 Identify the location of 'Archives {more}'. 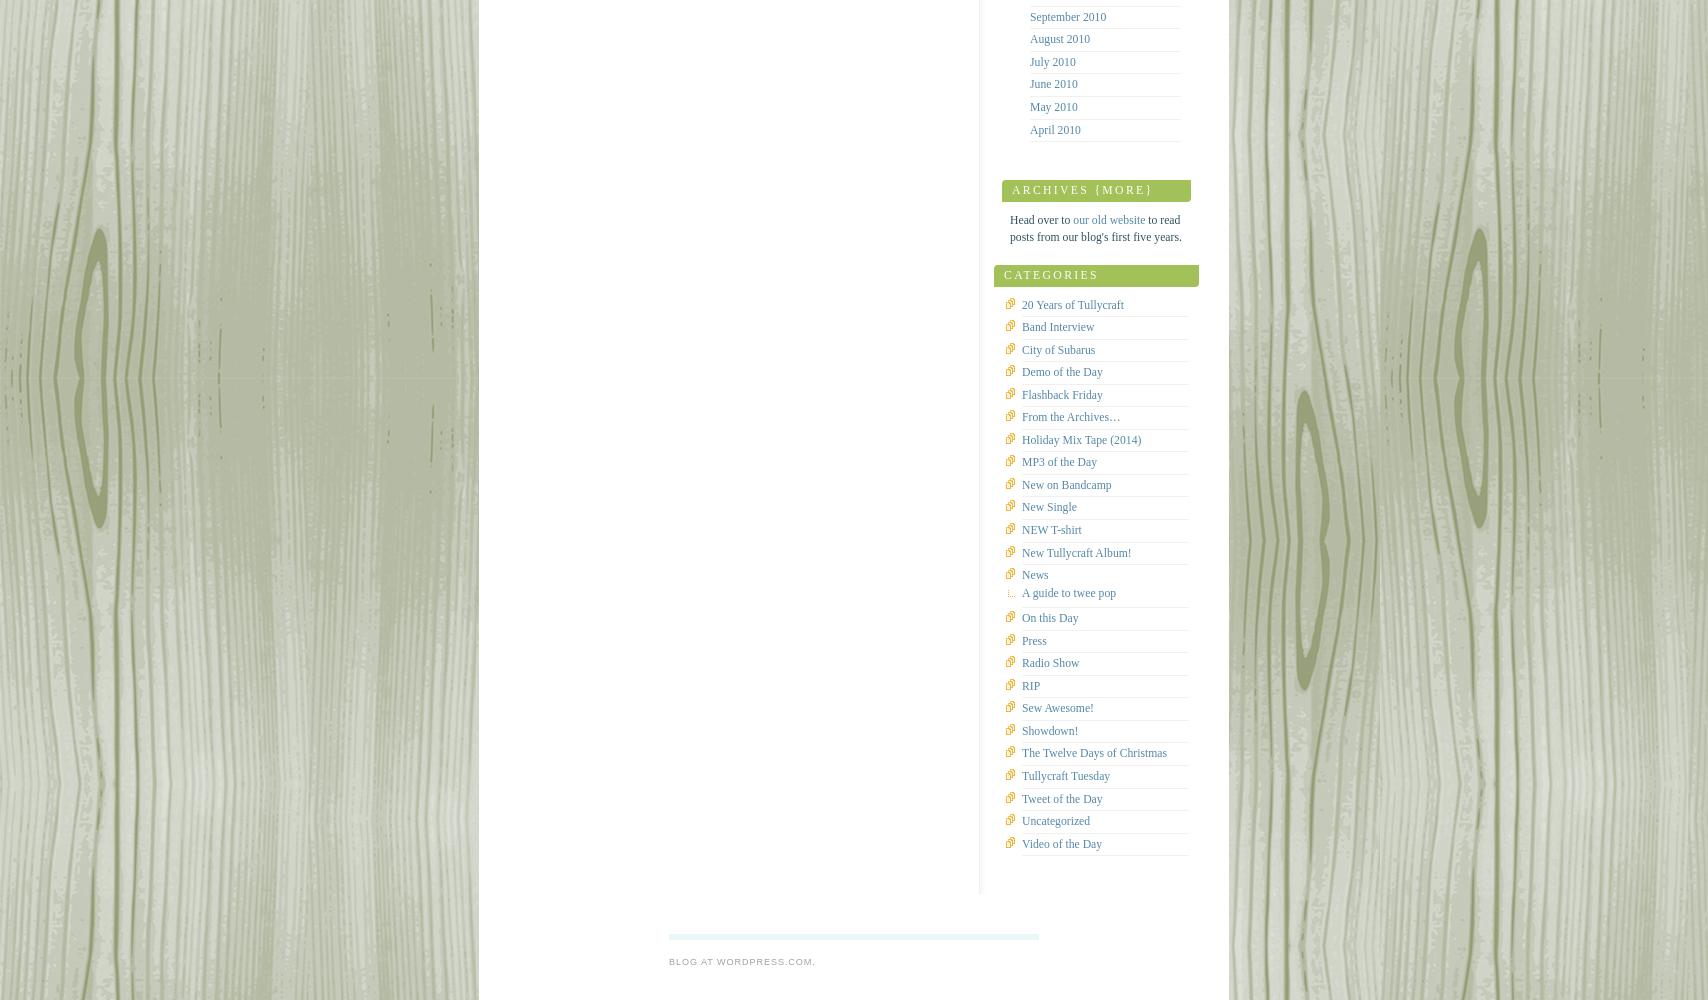
(1011, 189).